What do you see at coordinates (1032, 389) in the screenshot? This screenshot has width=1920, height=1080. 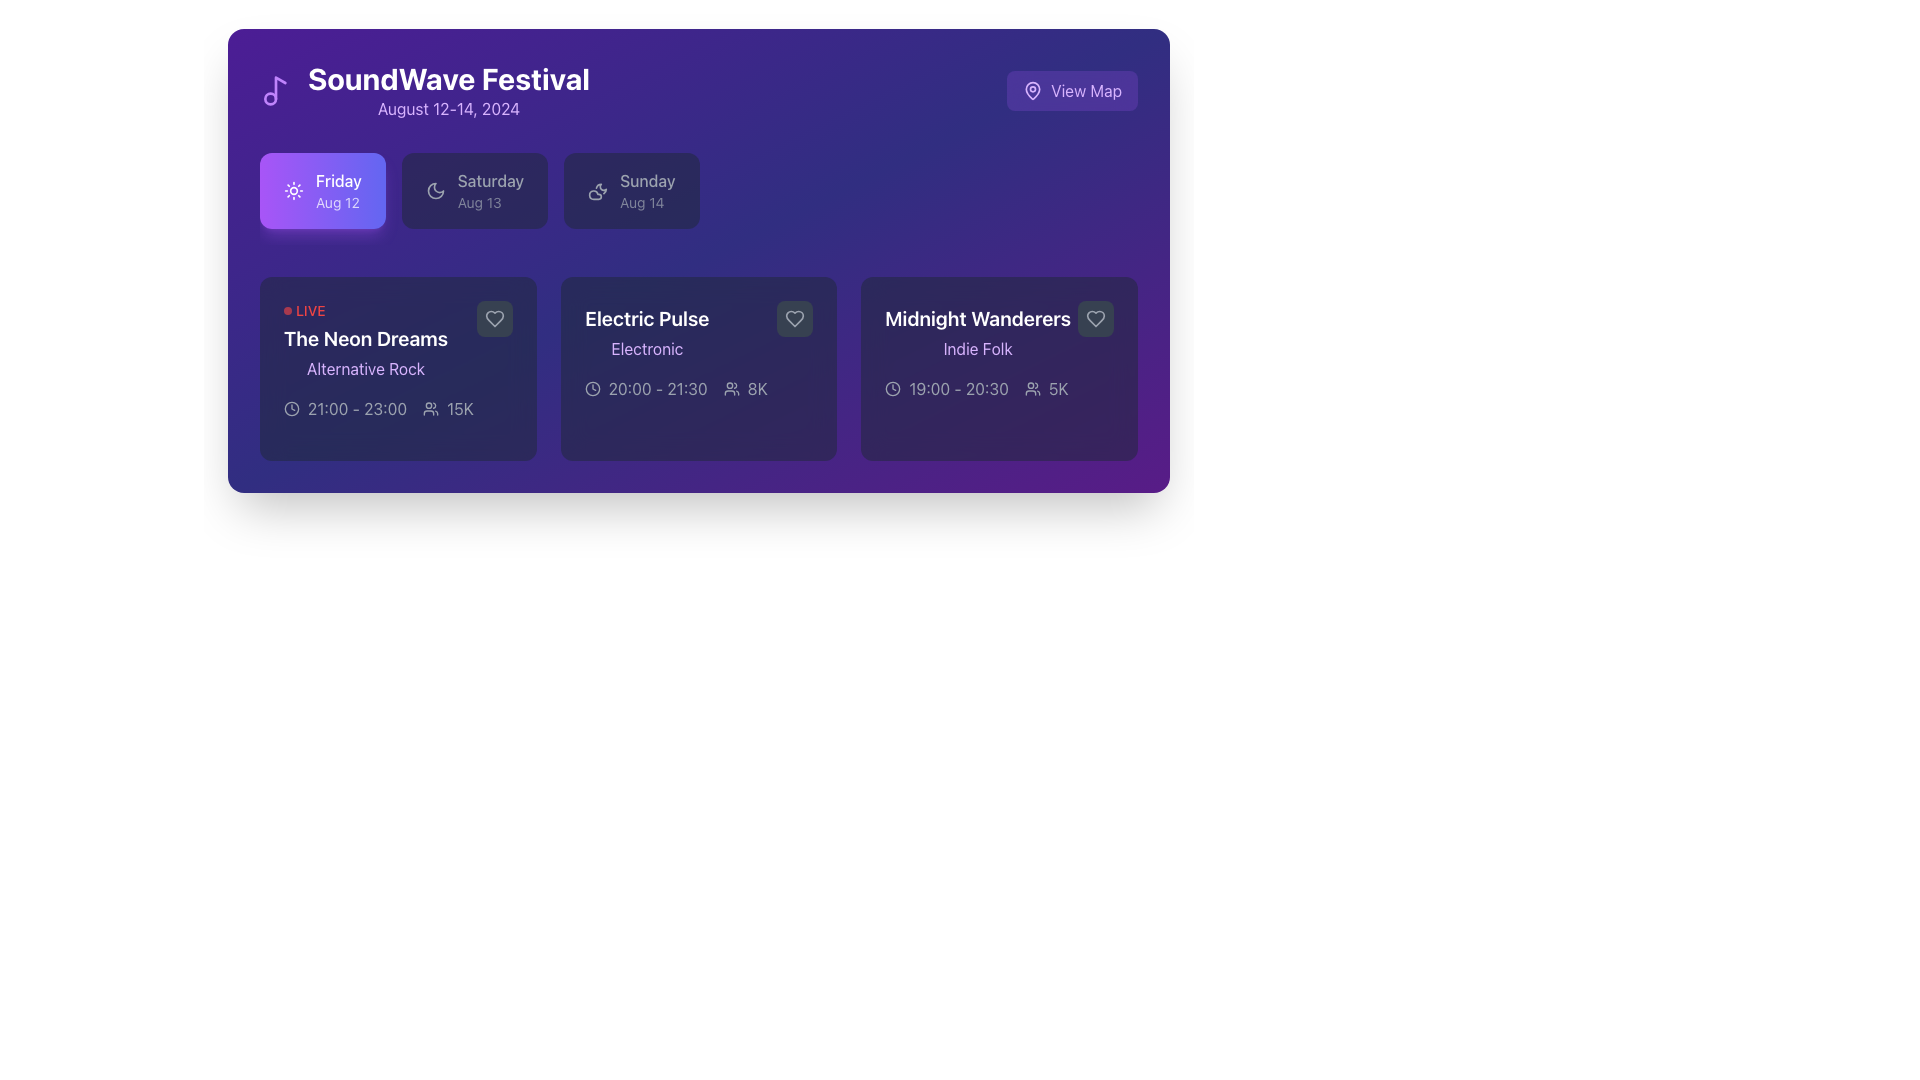 I see `the user count icon that represents an audience metric, which is positioned to the left of the '5K' text label in the bottom-right card of the interface` at bounding box center [1032, 389].